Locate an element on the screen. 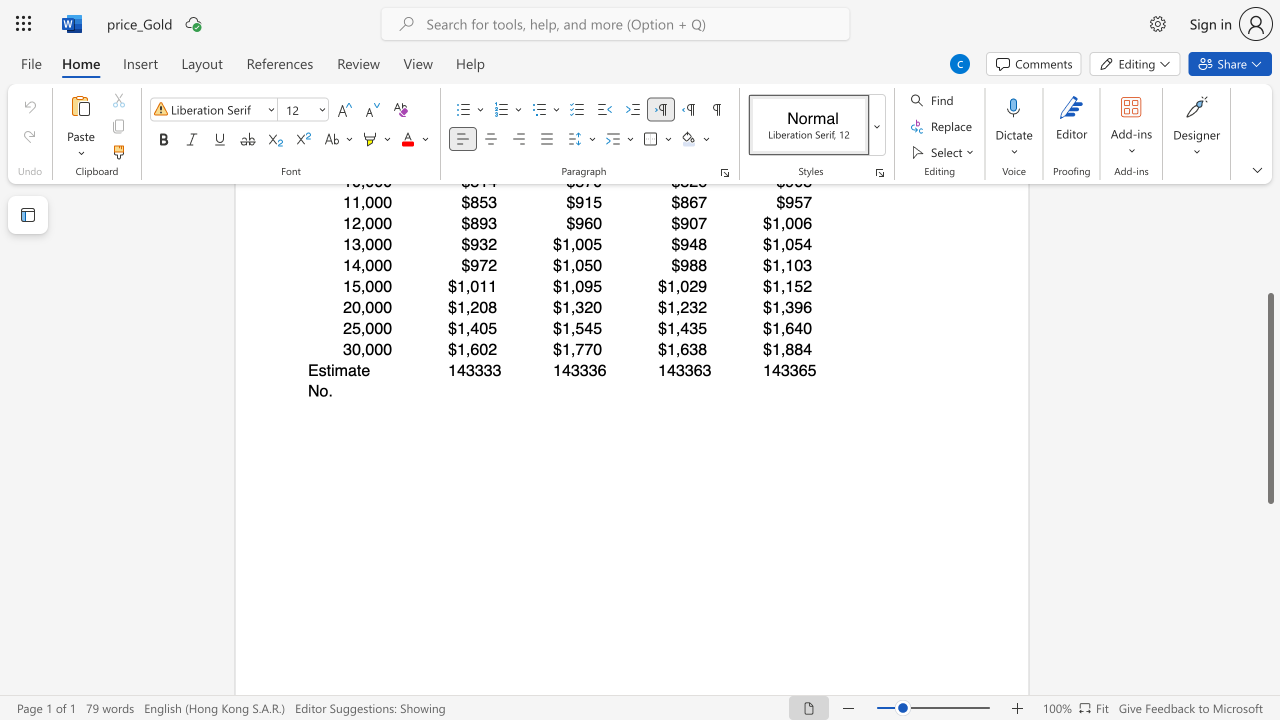 Image resolution: width=1280 pixels, height=720 pixels. the scrollbar to move the page upward is located at coordinates (1269, 238).